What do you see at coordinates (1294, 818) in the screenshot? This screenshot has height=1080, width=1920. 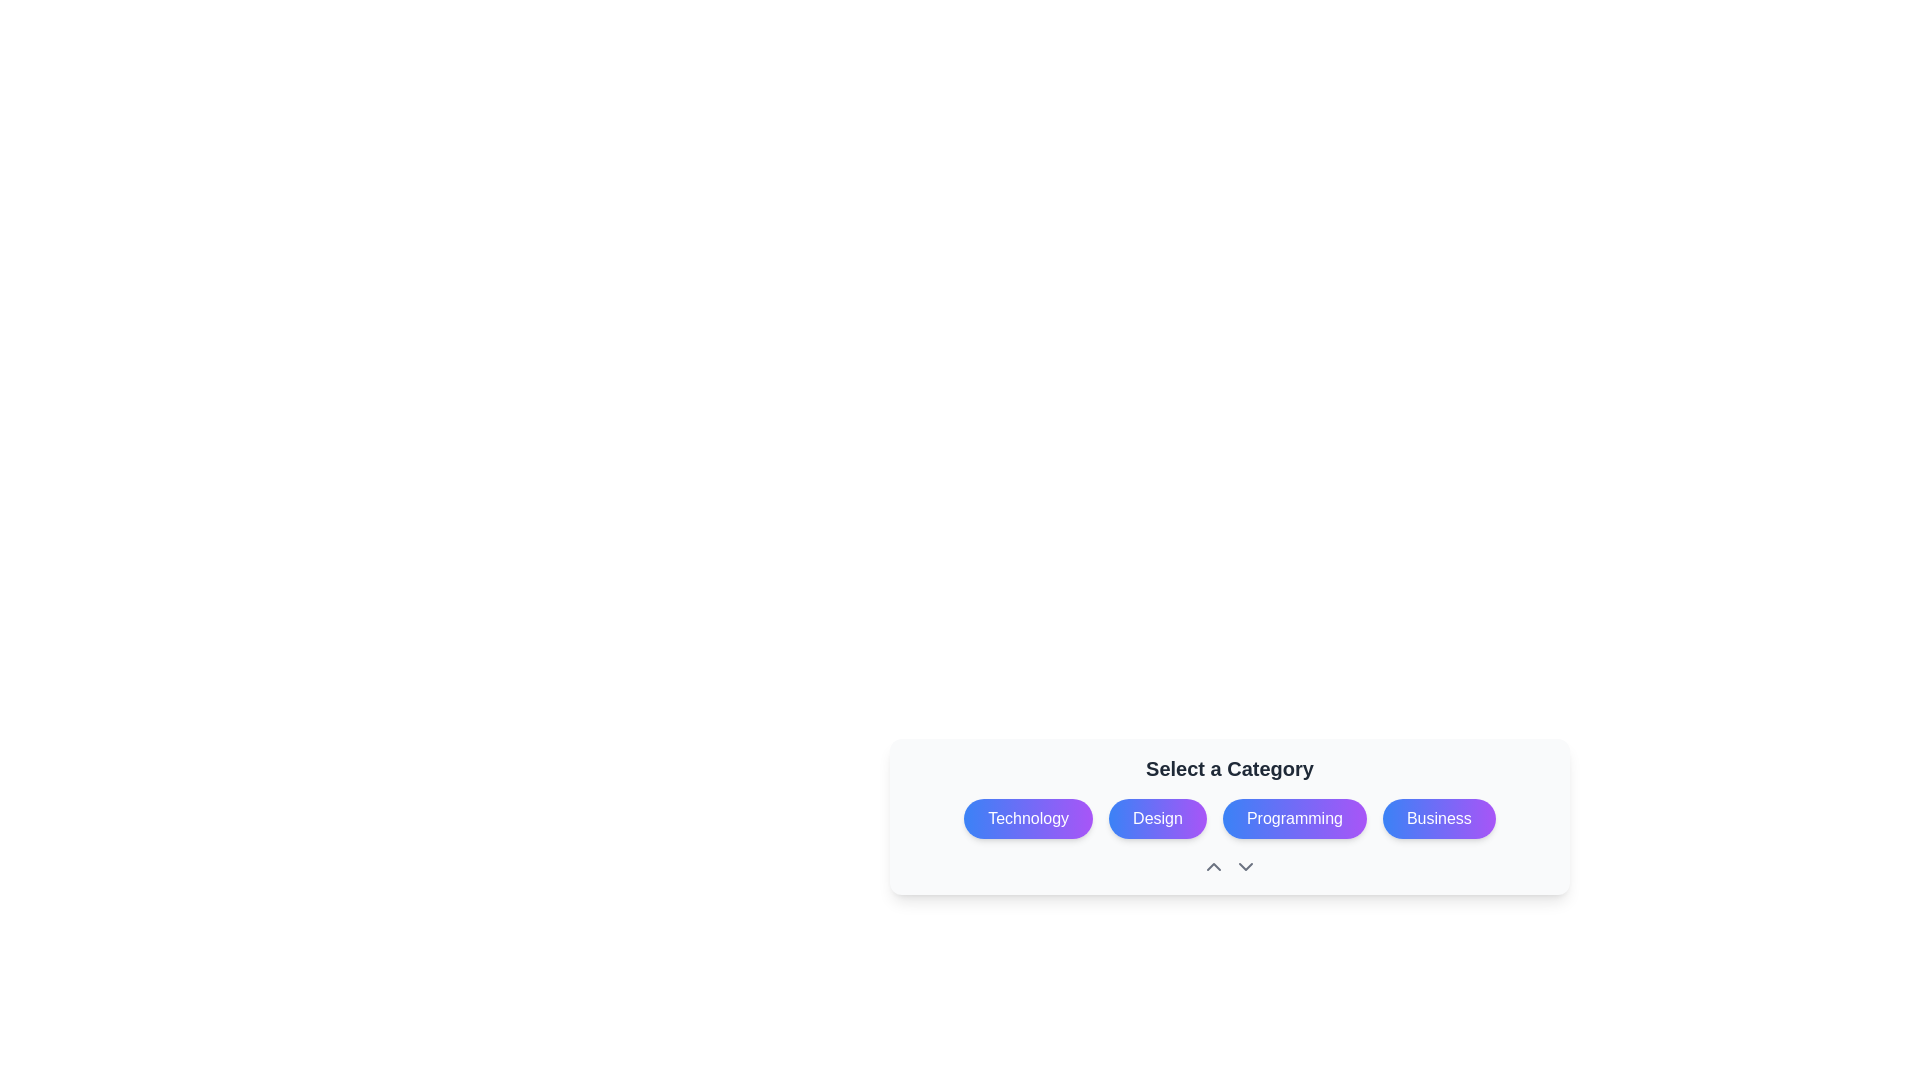 I see `the 'Programming' button with rounded edges for keyboard interaction` at bounding box center [1294, 818].